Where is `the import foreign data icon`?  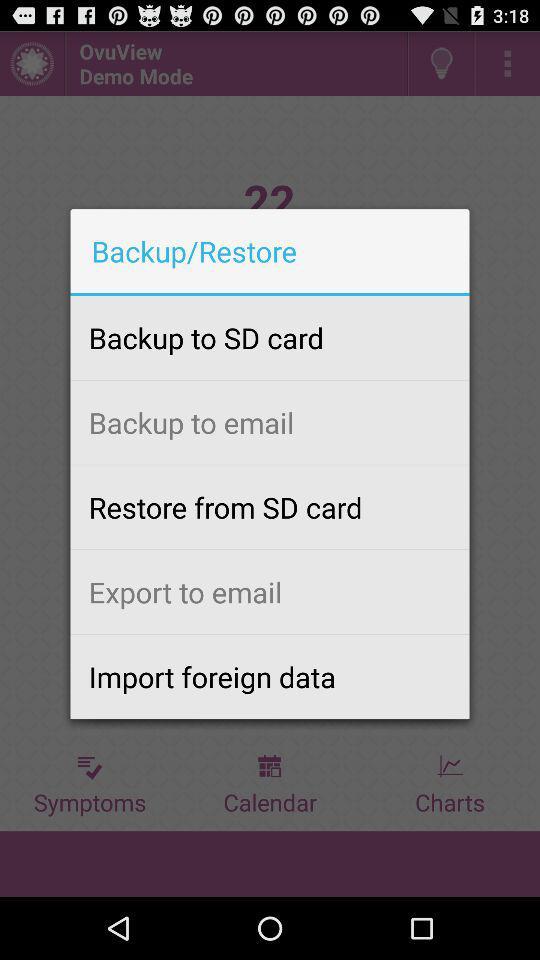 the import foreign data icon is located at coordinates (270, 676).